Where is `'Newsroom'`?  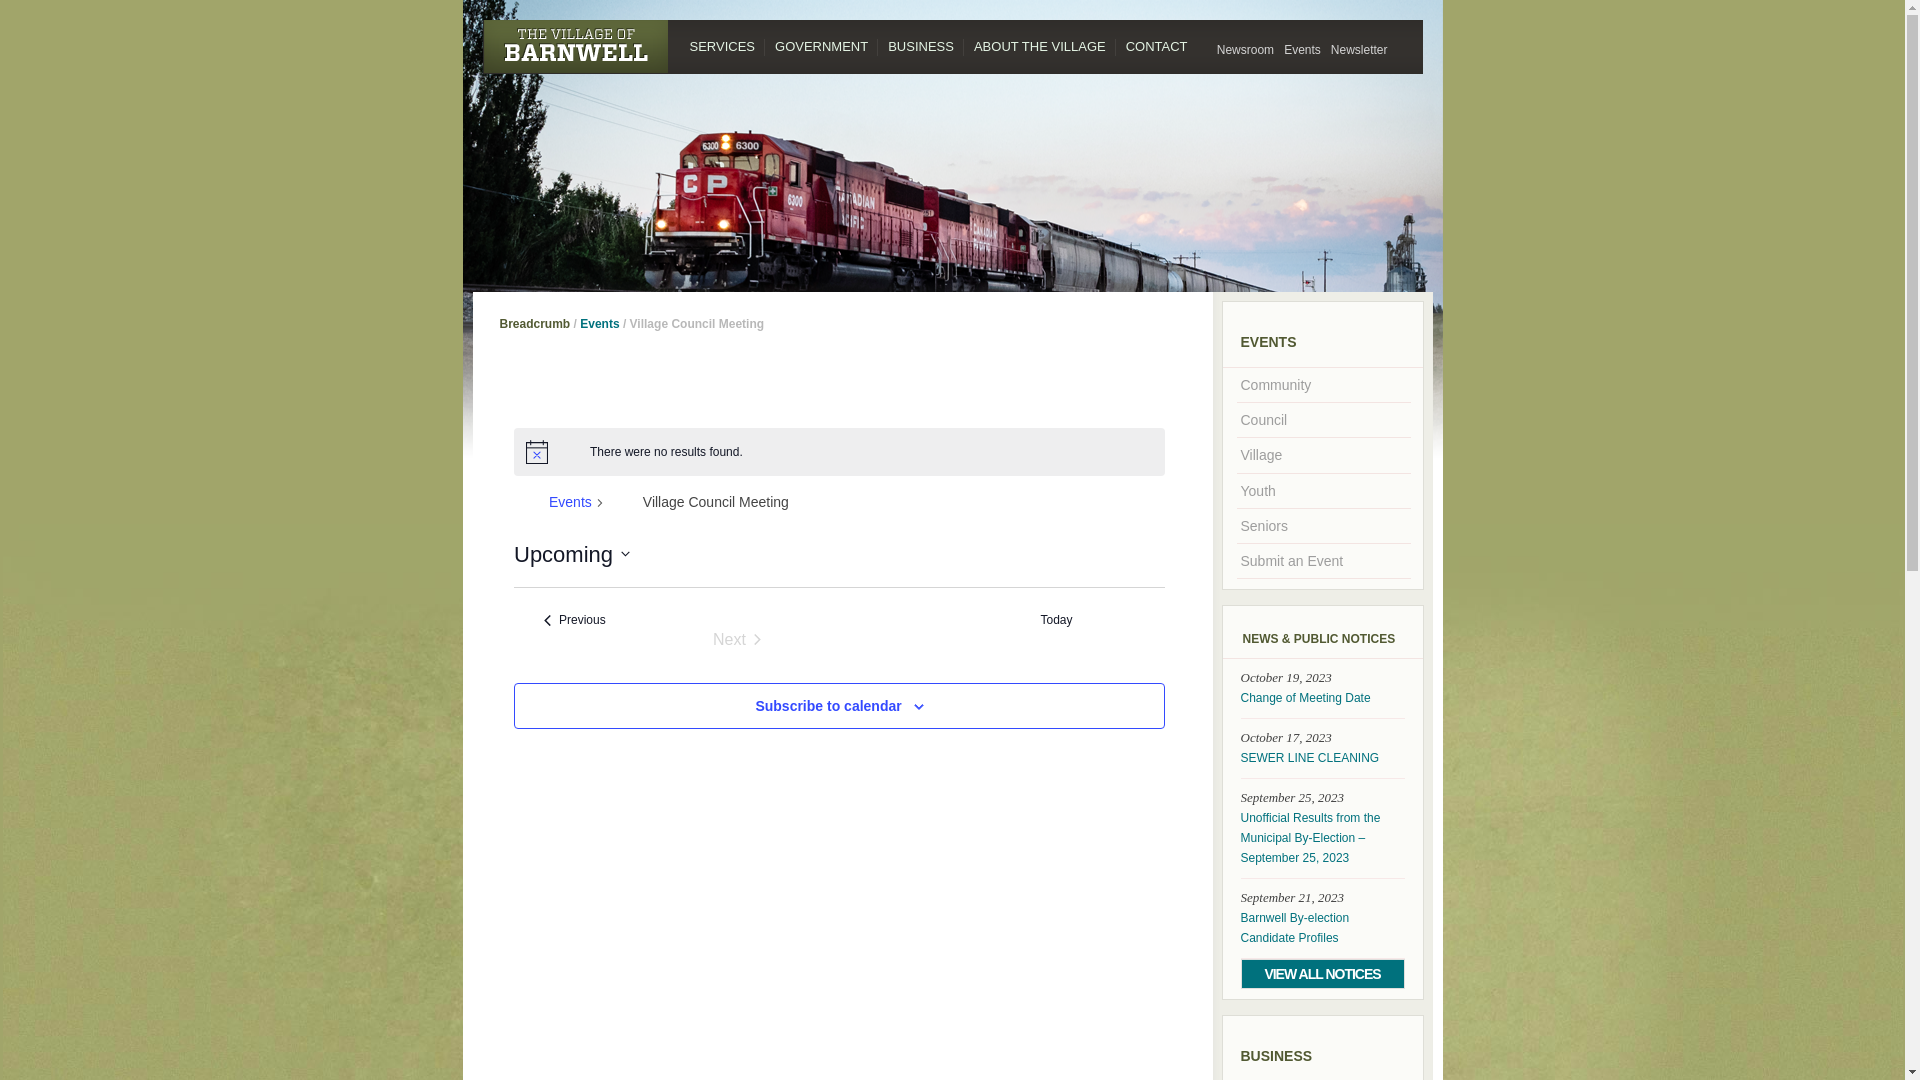 'Newsroom' is located at coordinates (1244, 49).